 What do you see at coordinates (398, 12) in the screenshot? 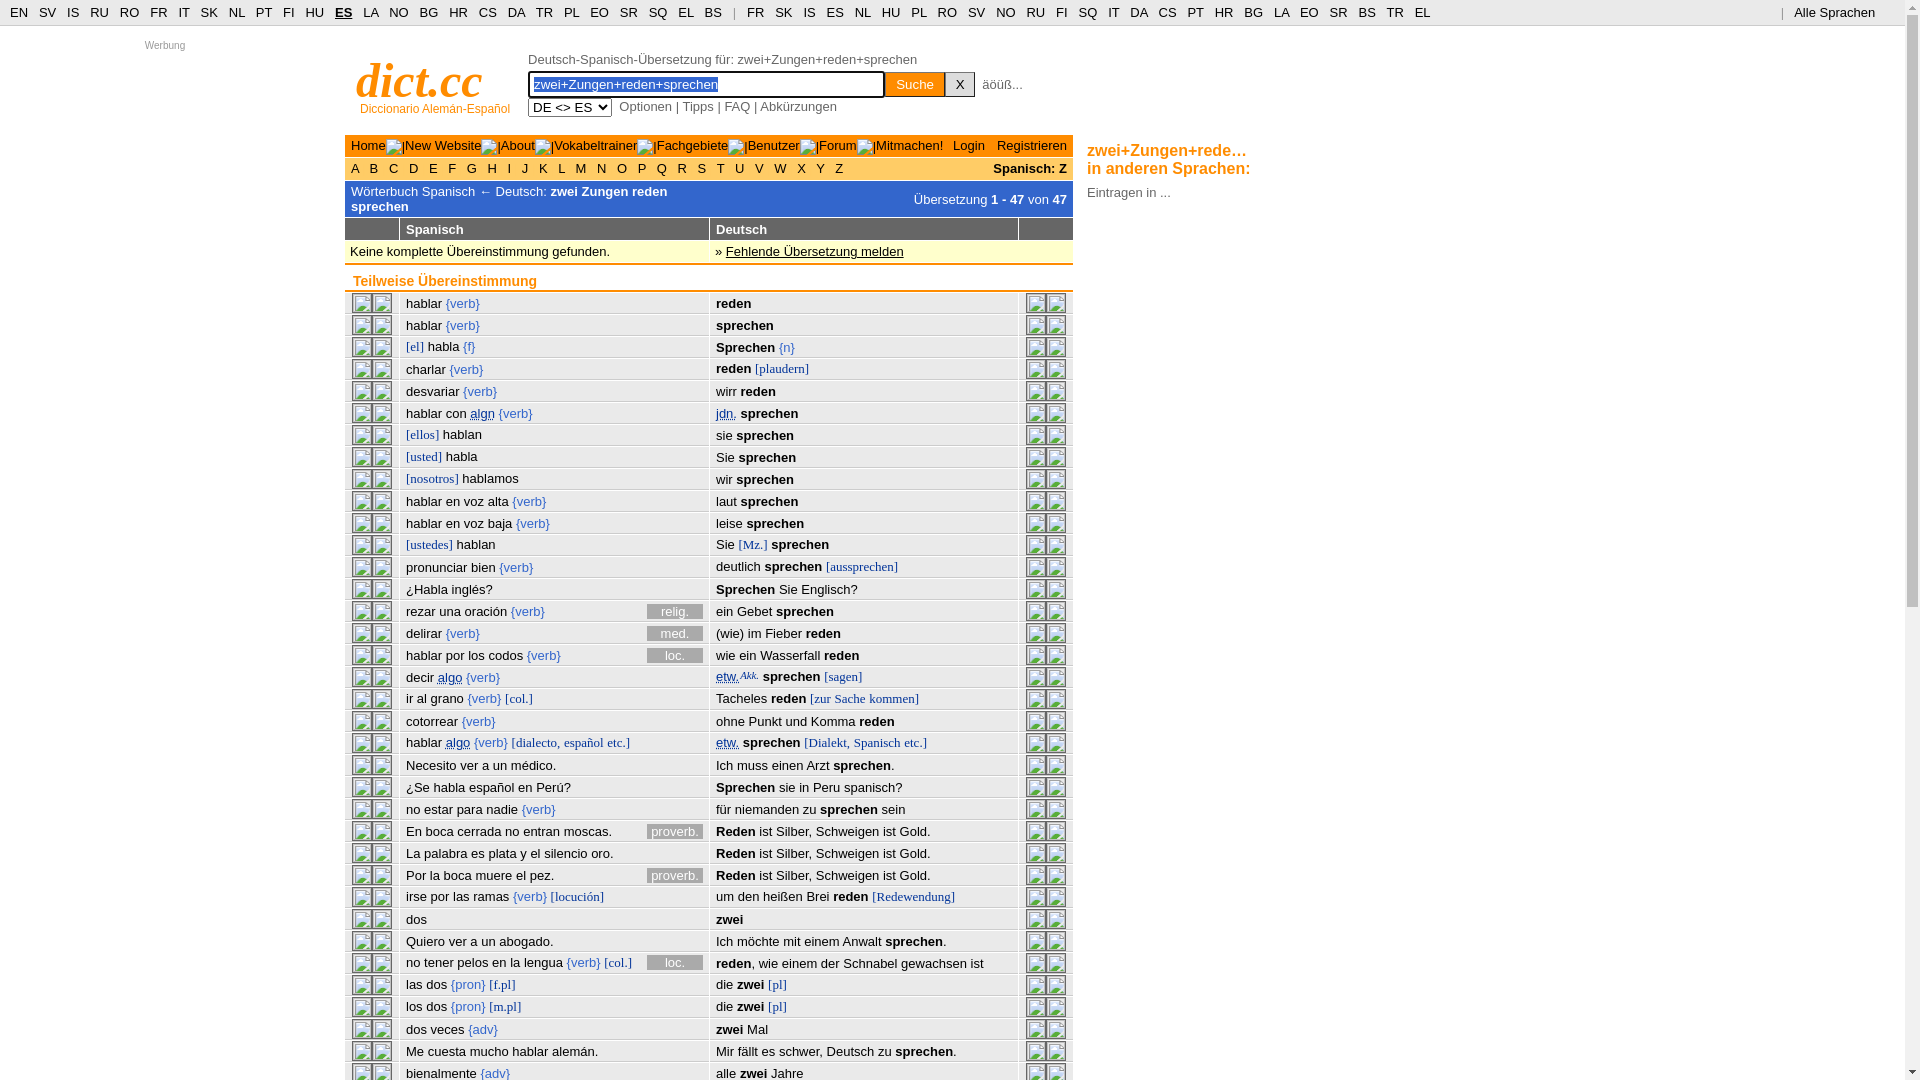
I see `'NO'` at bounding box center [398, 12].